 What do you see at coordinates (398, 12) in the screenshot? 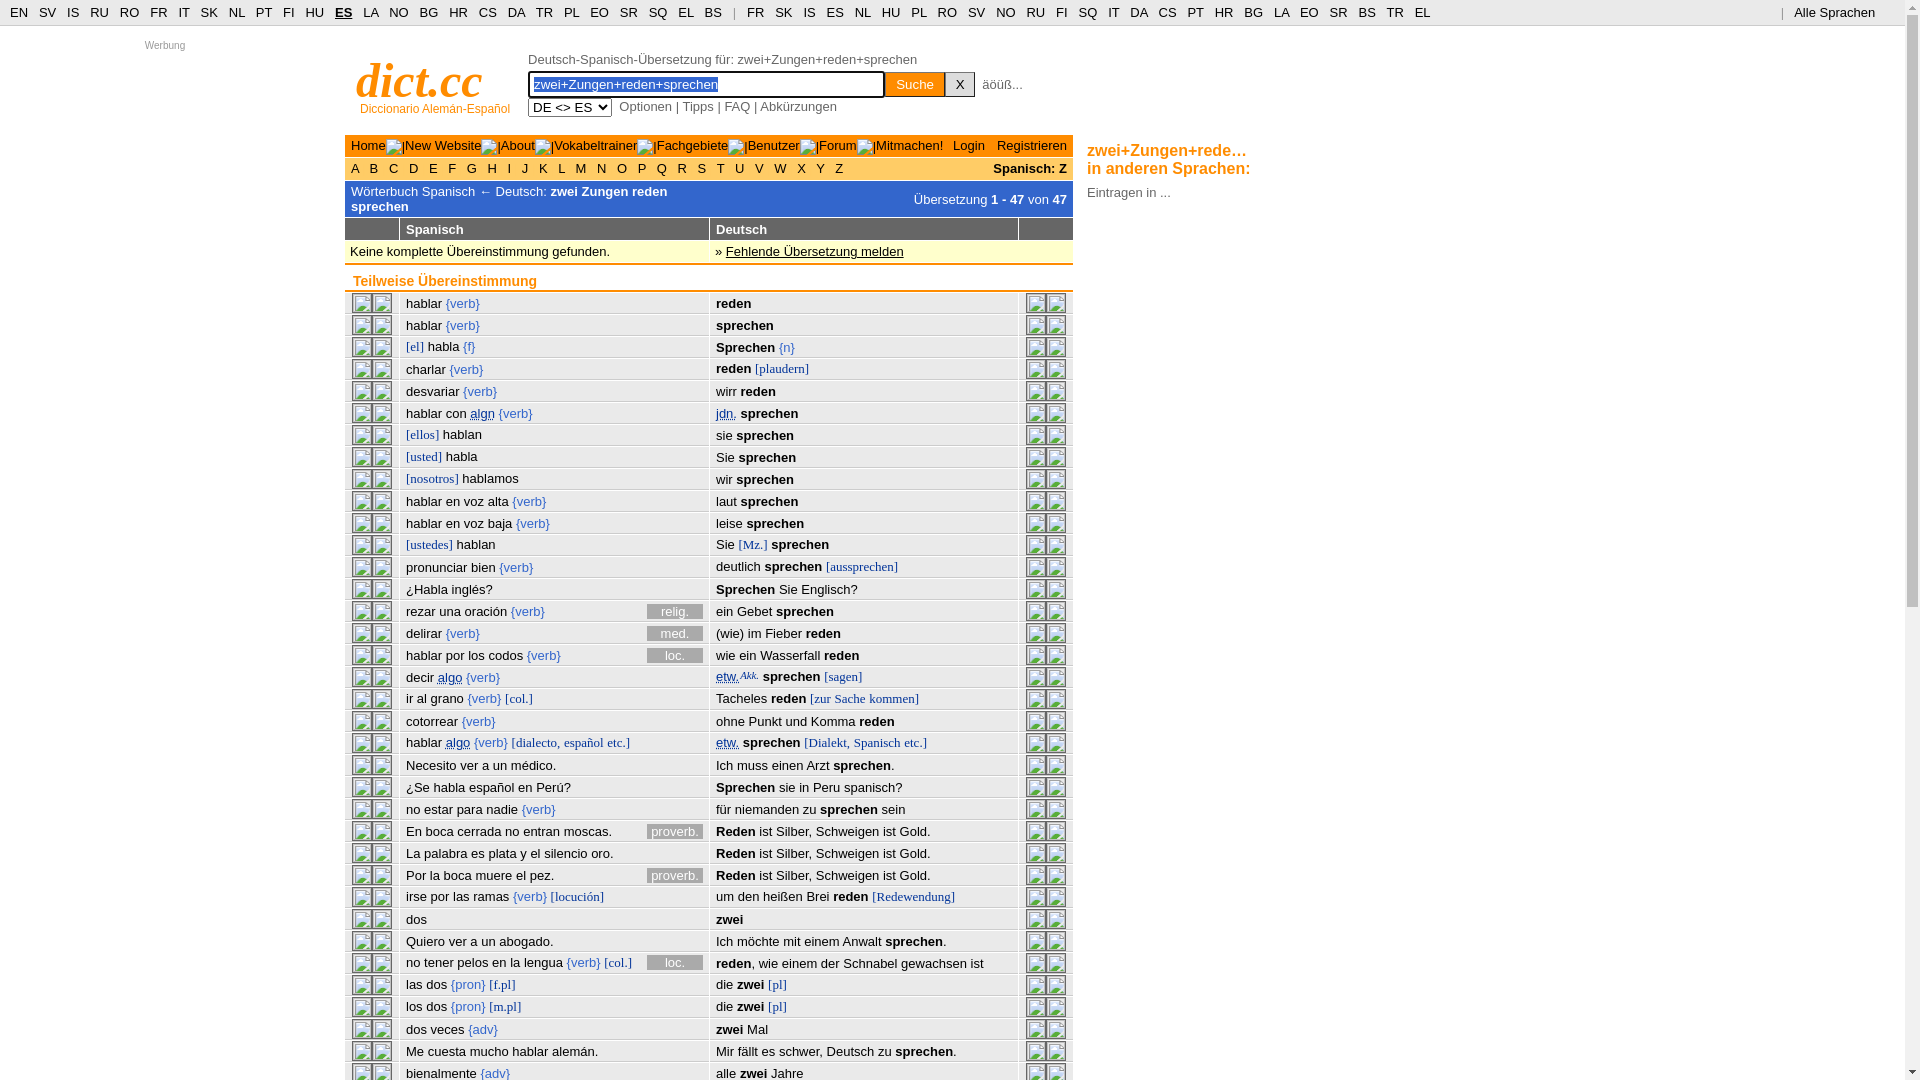
I see `'NO'` at bounding box center [398, 12].